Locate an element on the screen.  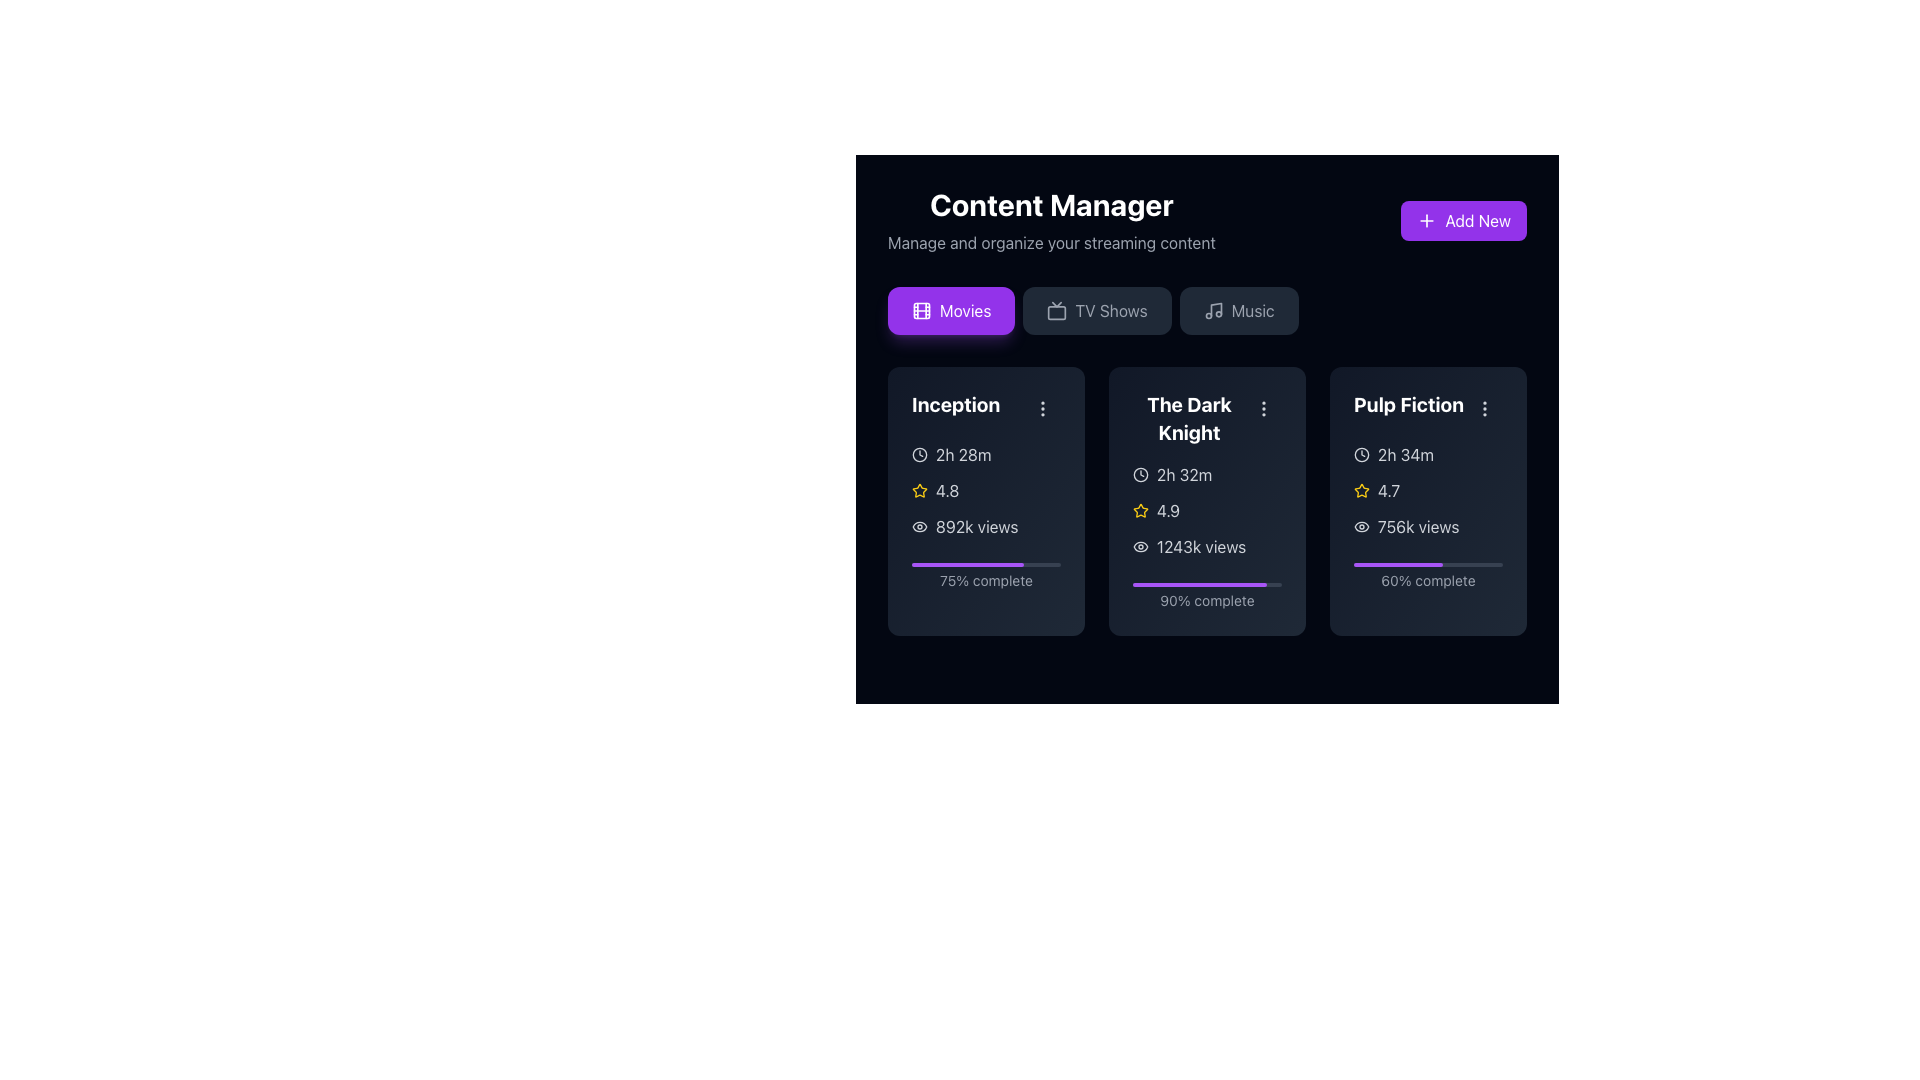
the title text label for the movie 'Inception', which is located at the top of the first card in the 'Movies' grid layout is located at coordinates (986, 407).